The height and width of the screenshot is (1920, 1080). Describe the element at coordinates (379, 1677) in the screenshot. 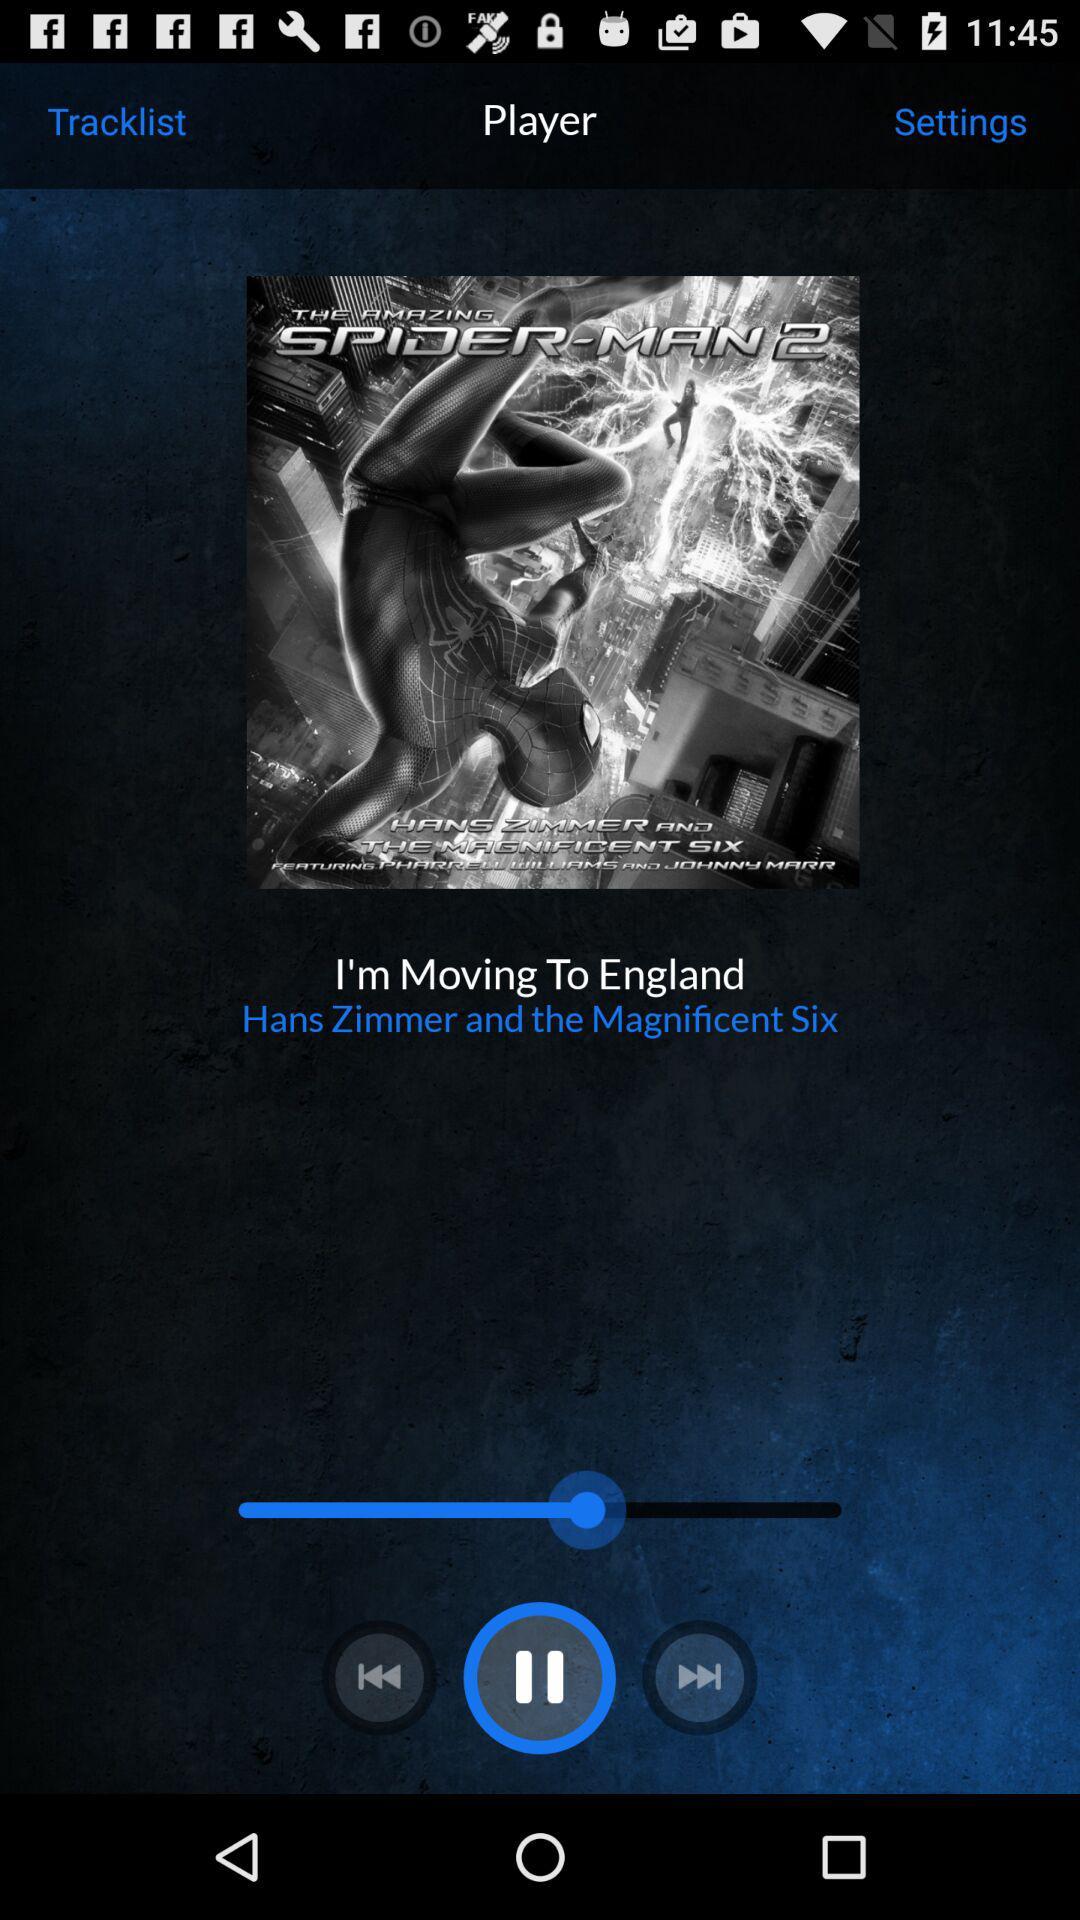

I see `previous audio` at that location.